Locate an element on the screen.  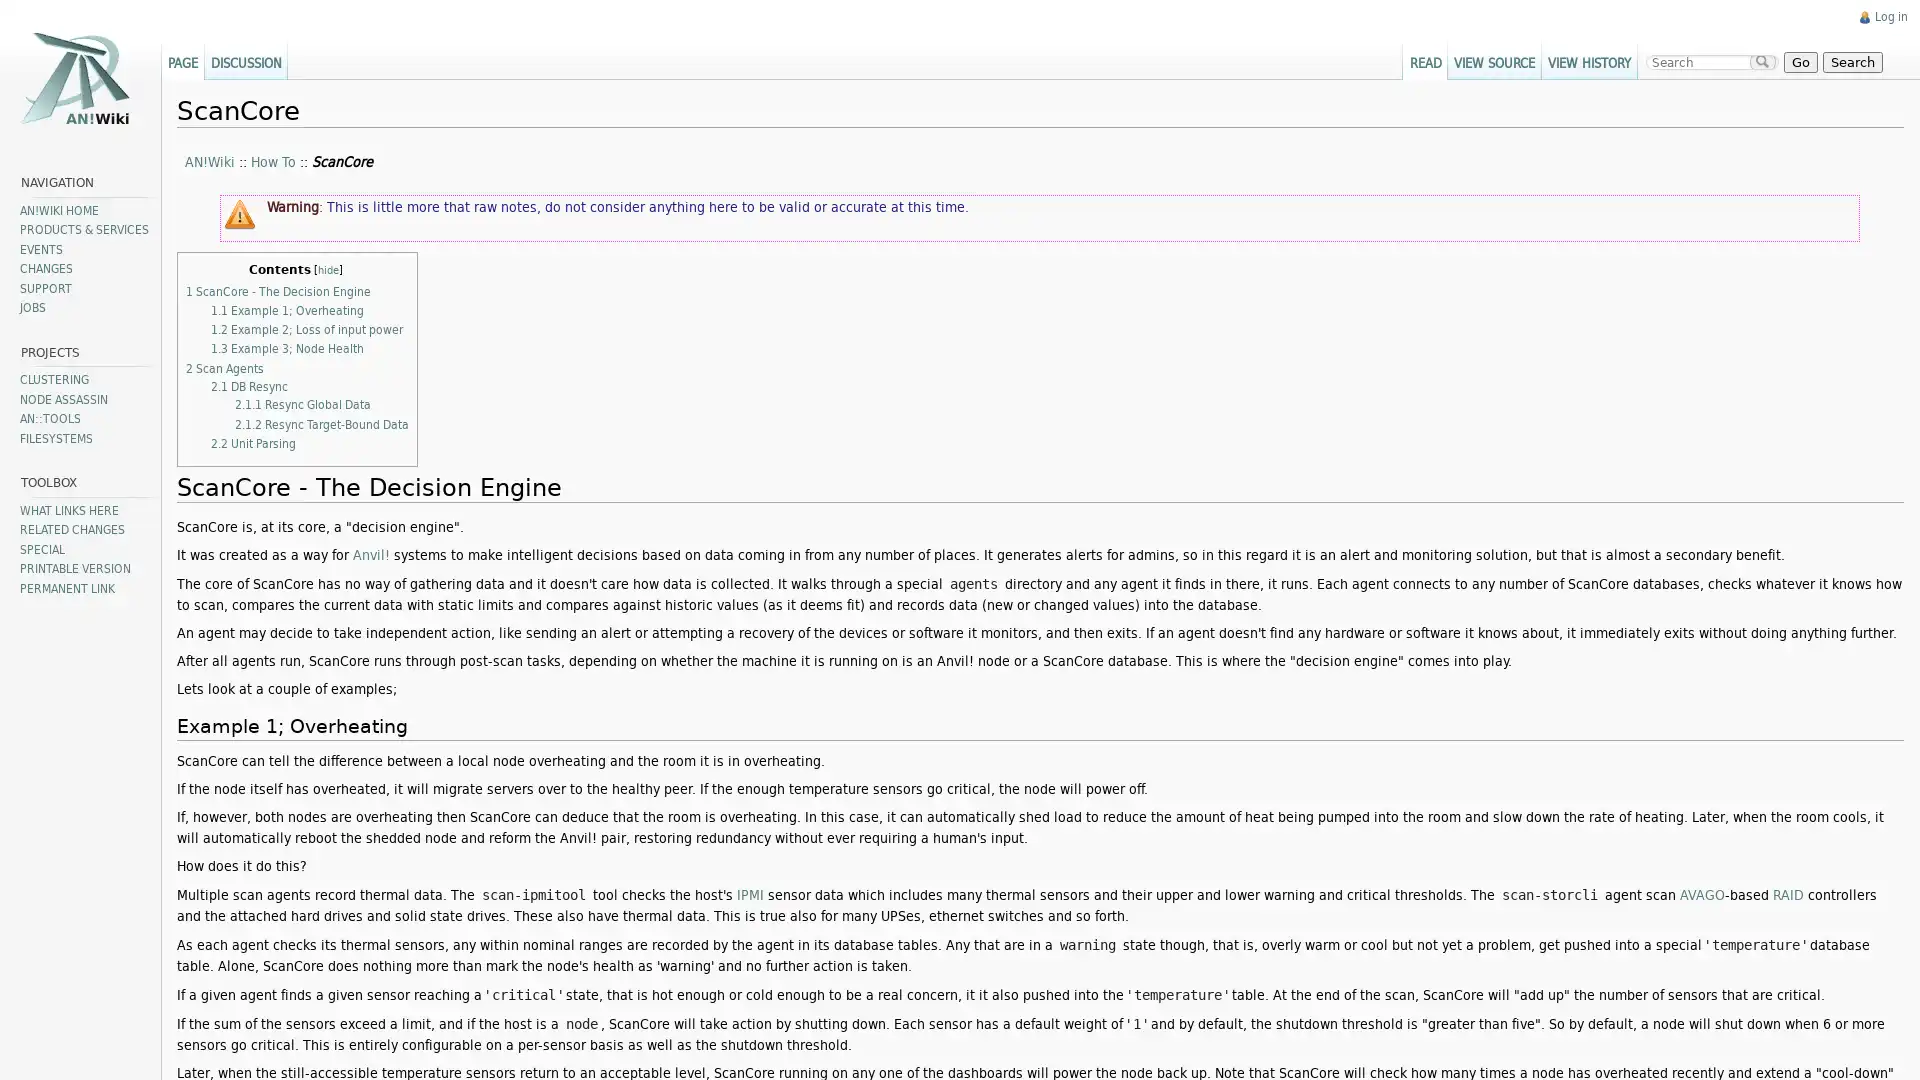
Search is located at coordinates (1843, 60).